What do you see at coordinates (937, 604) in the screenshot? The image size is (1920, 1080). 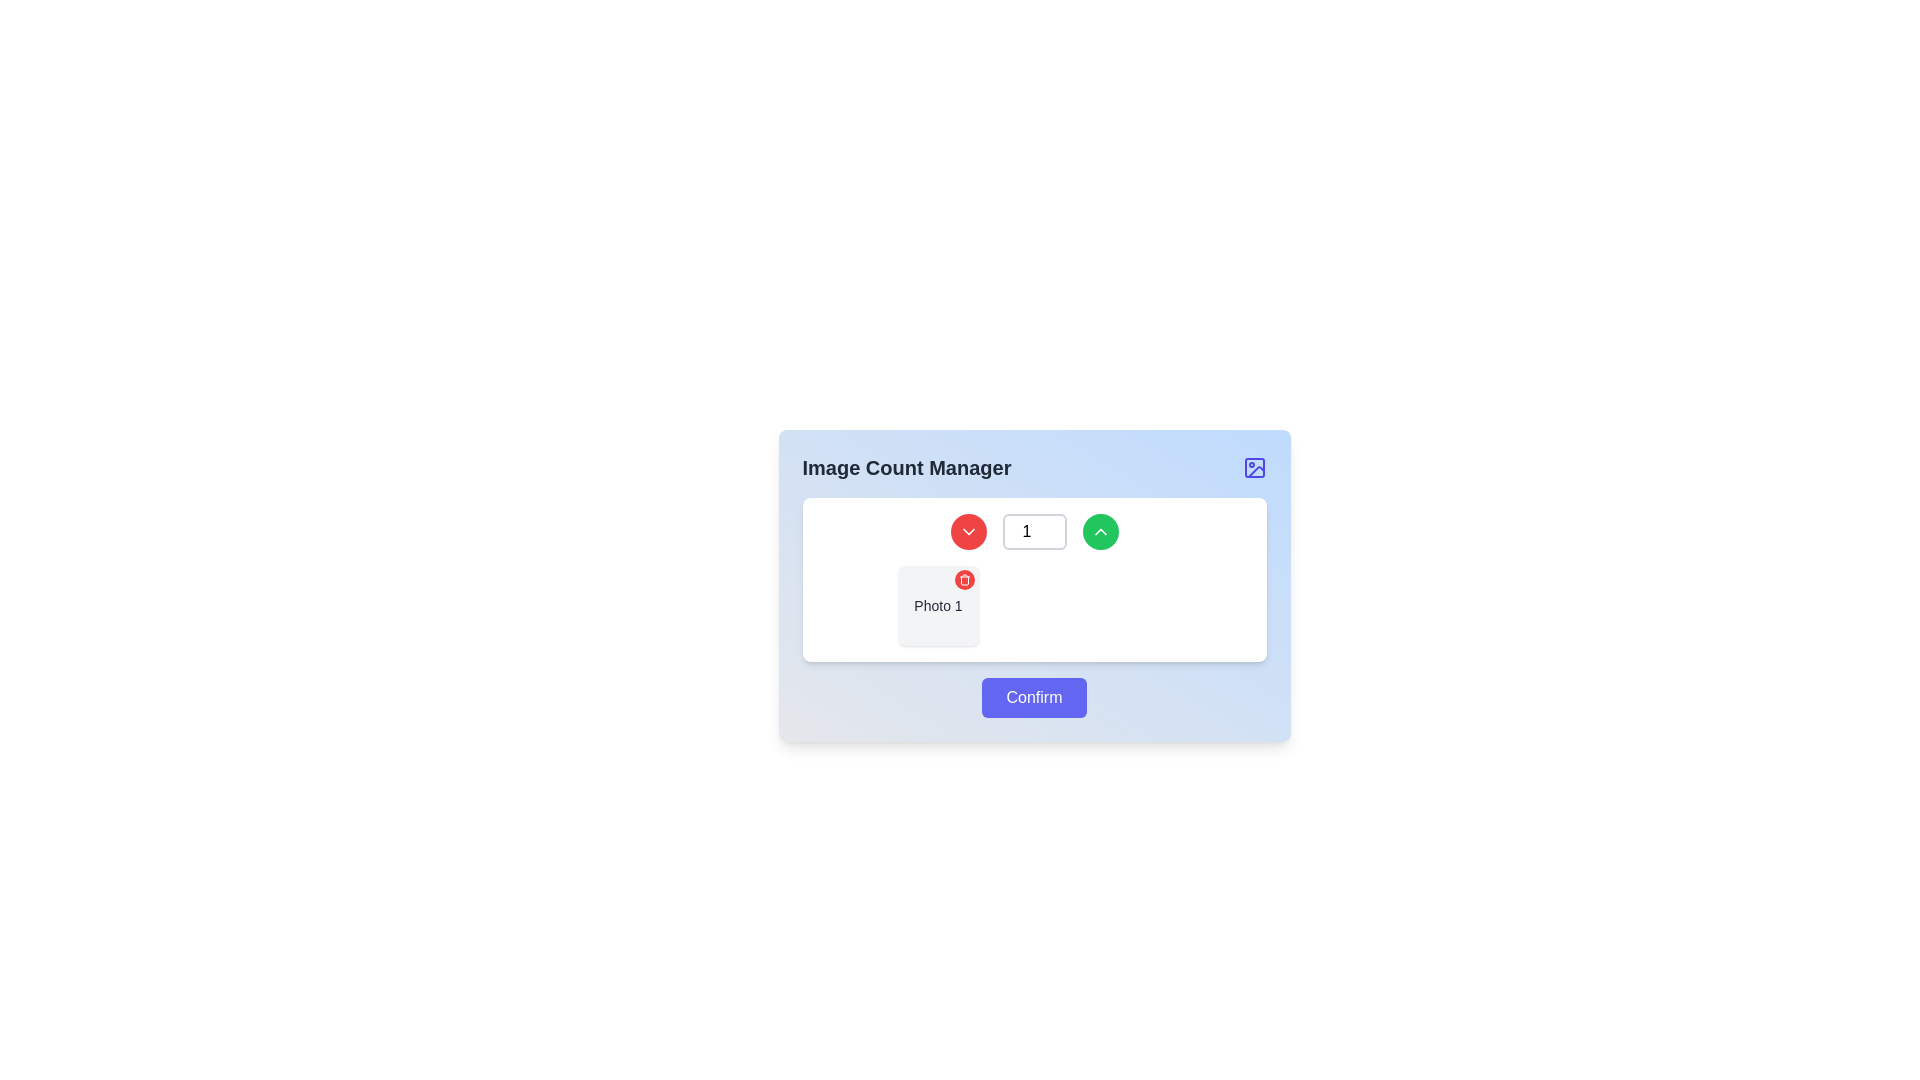 I see `the square-shaped card labeled 'Photo 1' with a remove button in the top-right corner` at bounding box center [937, 604].